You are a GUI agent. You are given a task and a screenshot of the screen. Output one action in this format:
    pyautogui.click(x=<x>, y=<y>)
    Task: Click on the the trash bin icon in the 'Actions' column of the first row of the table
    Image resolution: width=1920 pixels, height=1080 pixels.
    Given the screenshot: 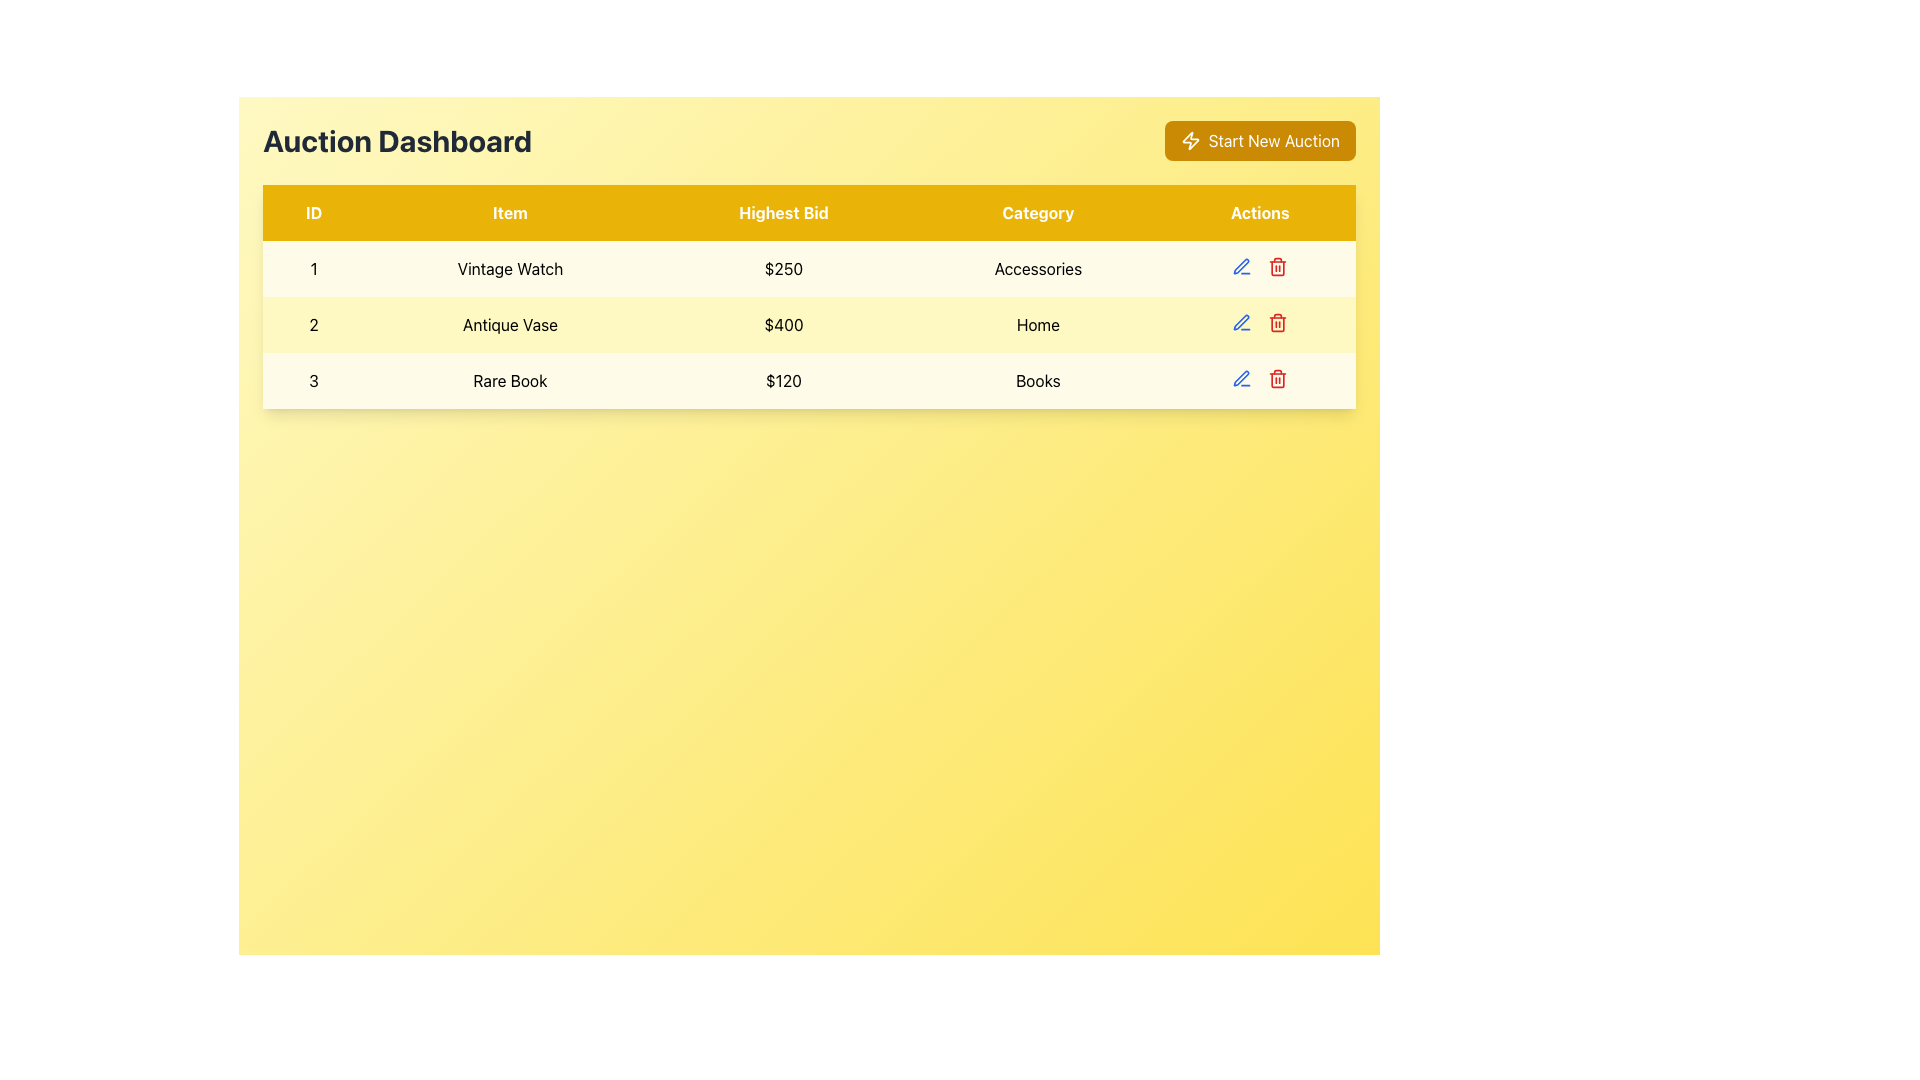 What is the action you would take?
    pyautogui.click(x=1259, y=265)
    